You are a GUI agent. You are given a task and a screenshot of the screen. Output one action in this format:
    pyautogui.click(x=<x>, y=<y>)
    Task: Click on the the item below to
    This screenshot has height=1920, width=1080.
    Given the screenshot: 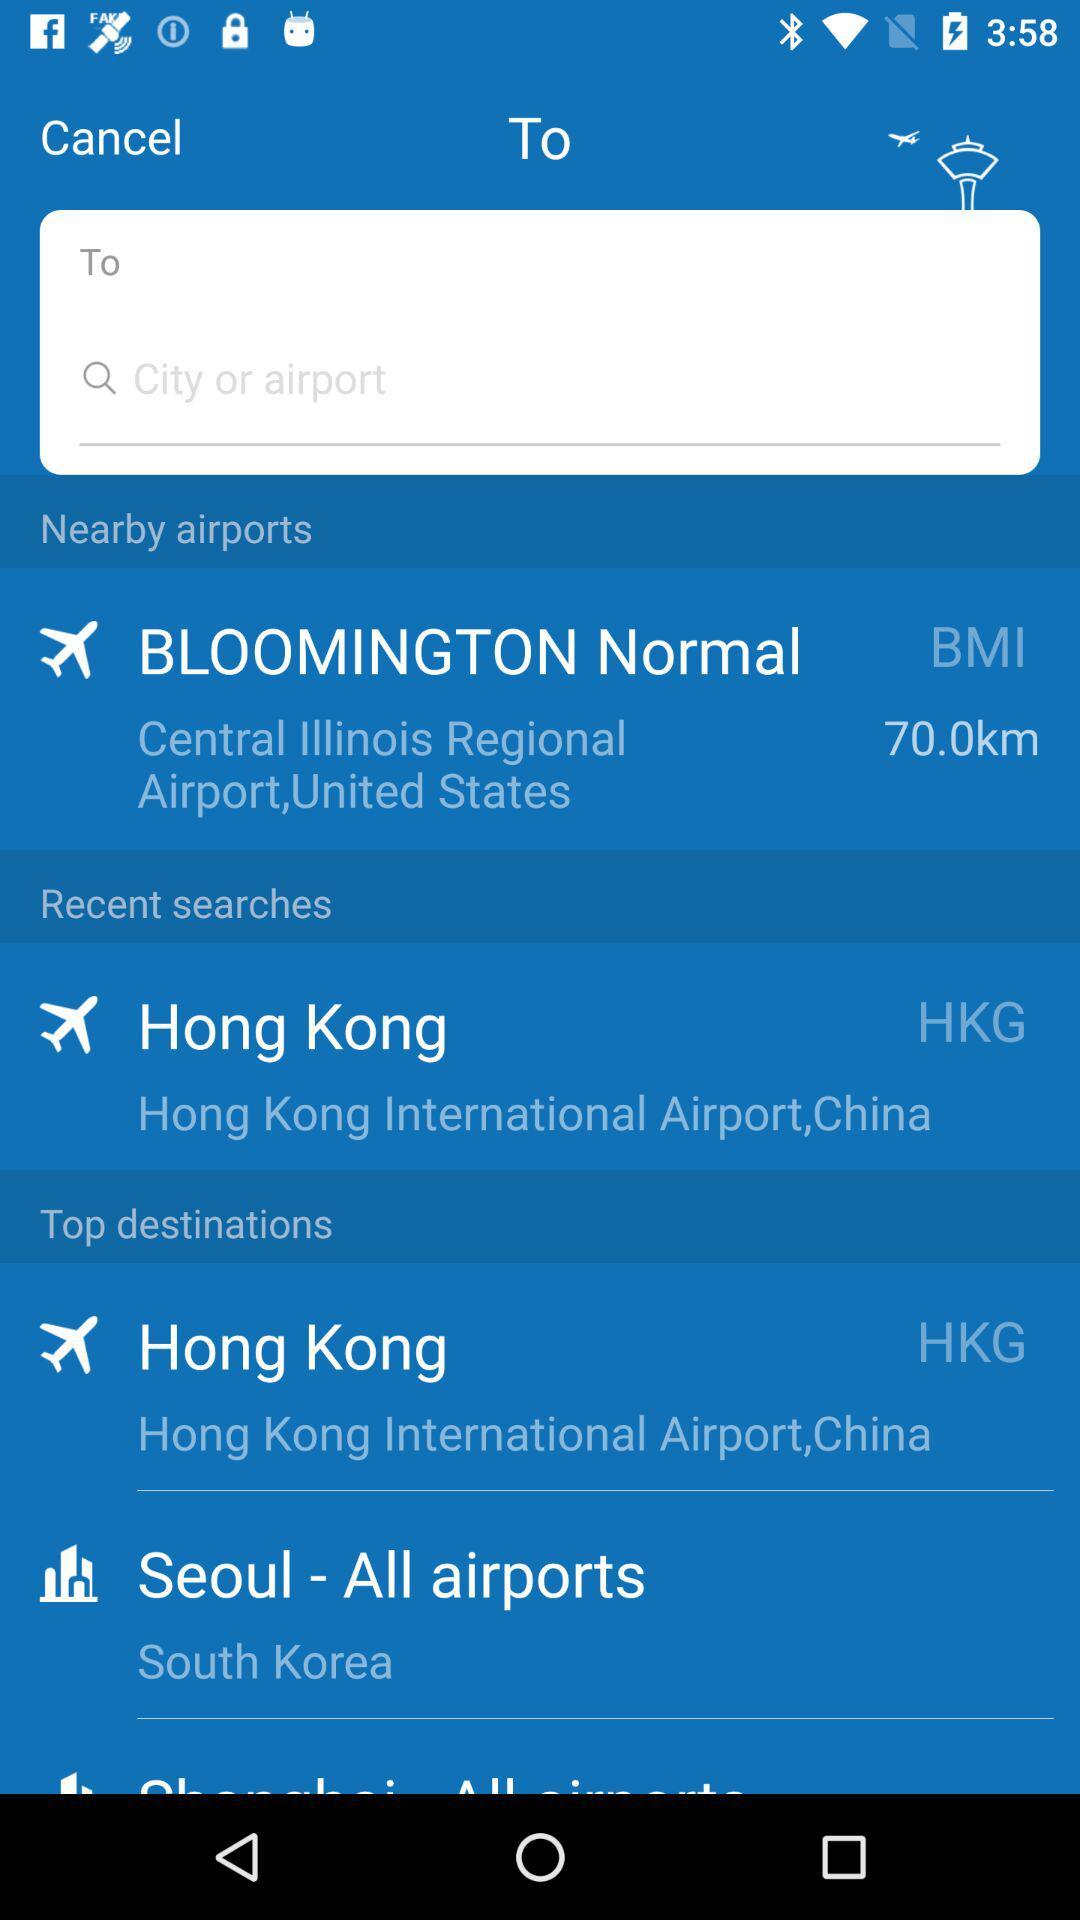 What is the action you would take?
    pyautogui.click(x=519, y=377)
    